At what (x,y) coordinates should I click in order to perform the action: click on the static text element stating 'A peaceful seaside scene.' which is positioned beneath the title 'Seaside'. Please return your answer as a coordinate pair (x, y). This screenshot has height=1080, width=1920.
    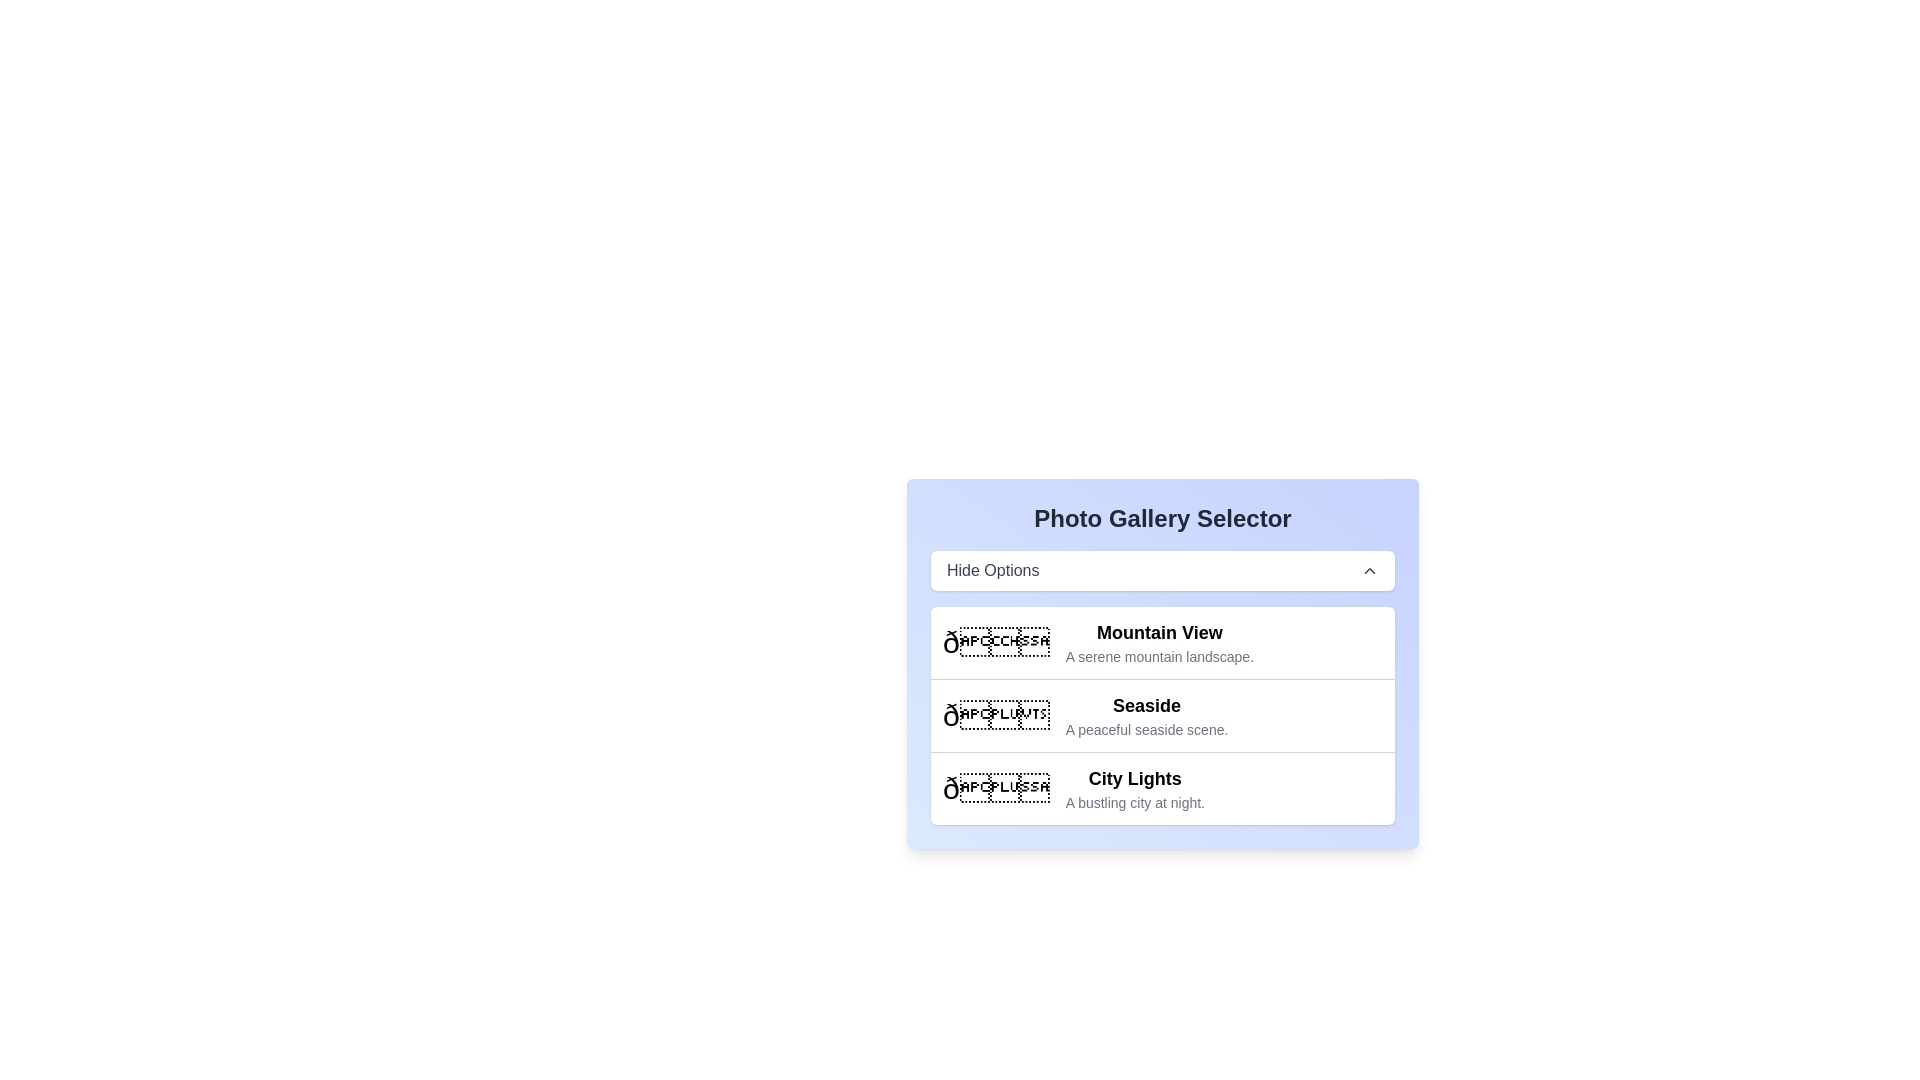
    Looking at the image, I should click on (1147, 729).